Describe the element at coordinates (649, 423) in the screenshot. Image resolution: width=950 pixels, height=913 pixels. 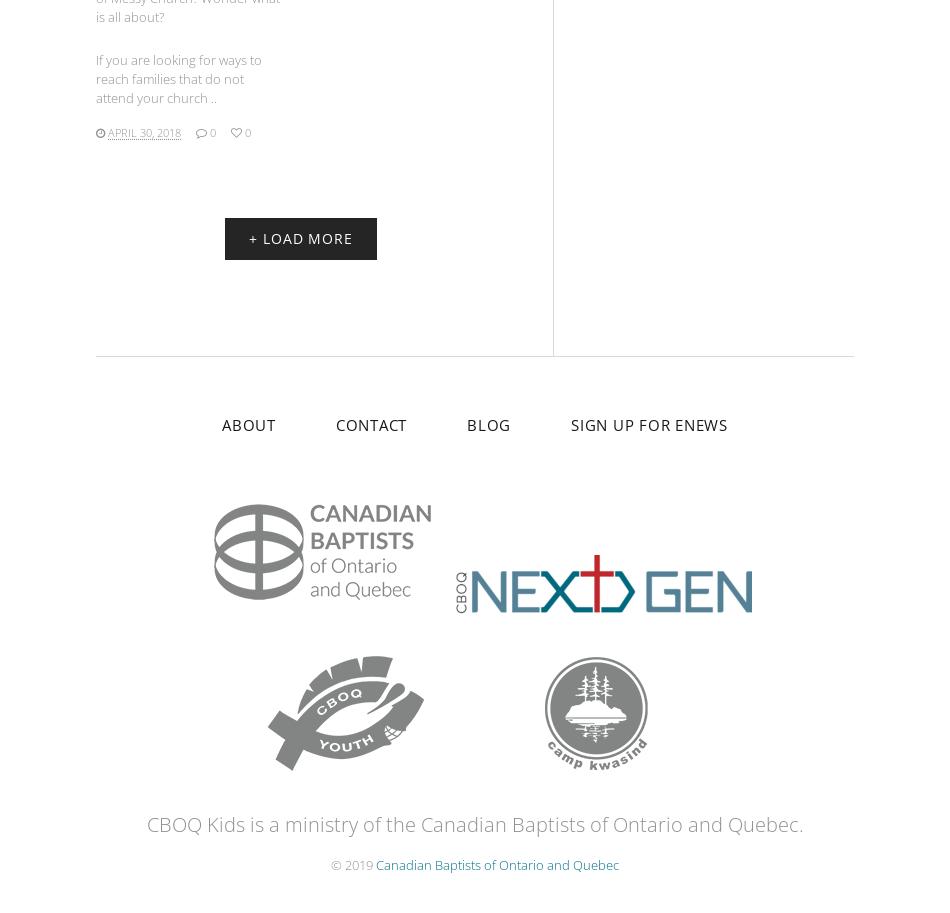
I see `'Sign Up for eNews'` at that location.